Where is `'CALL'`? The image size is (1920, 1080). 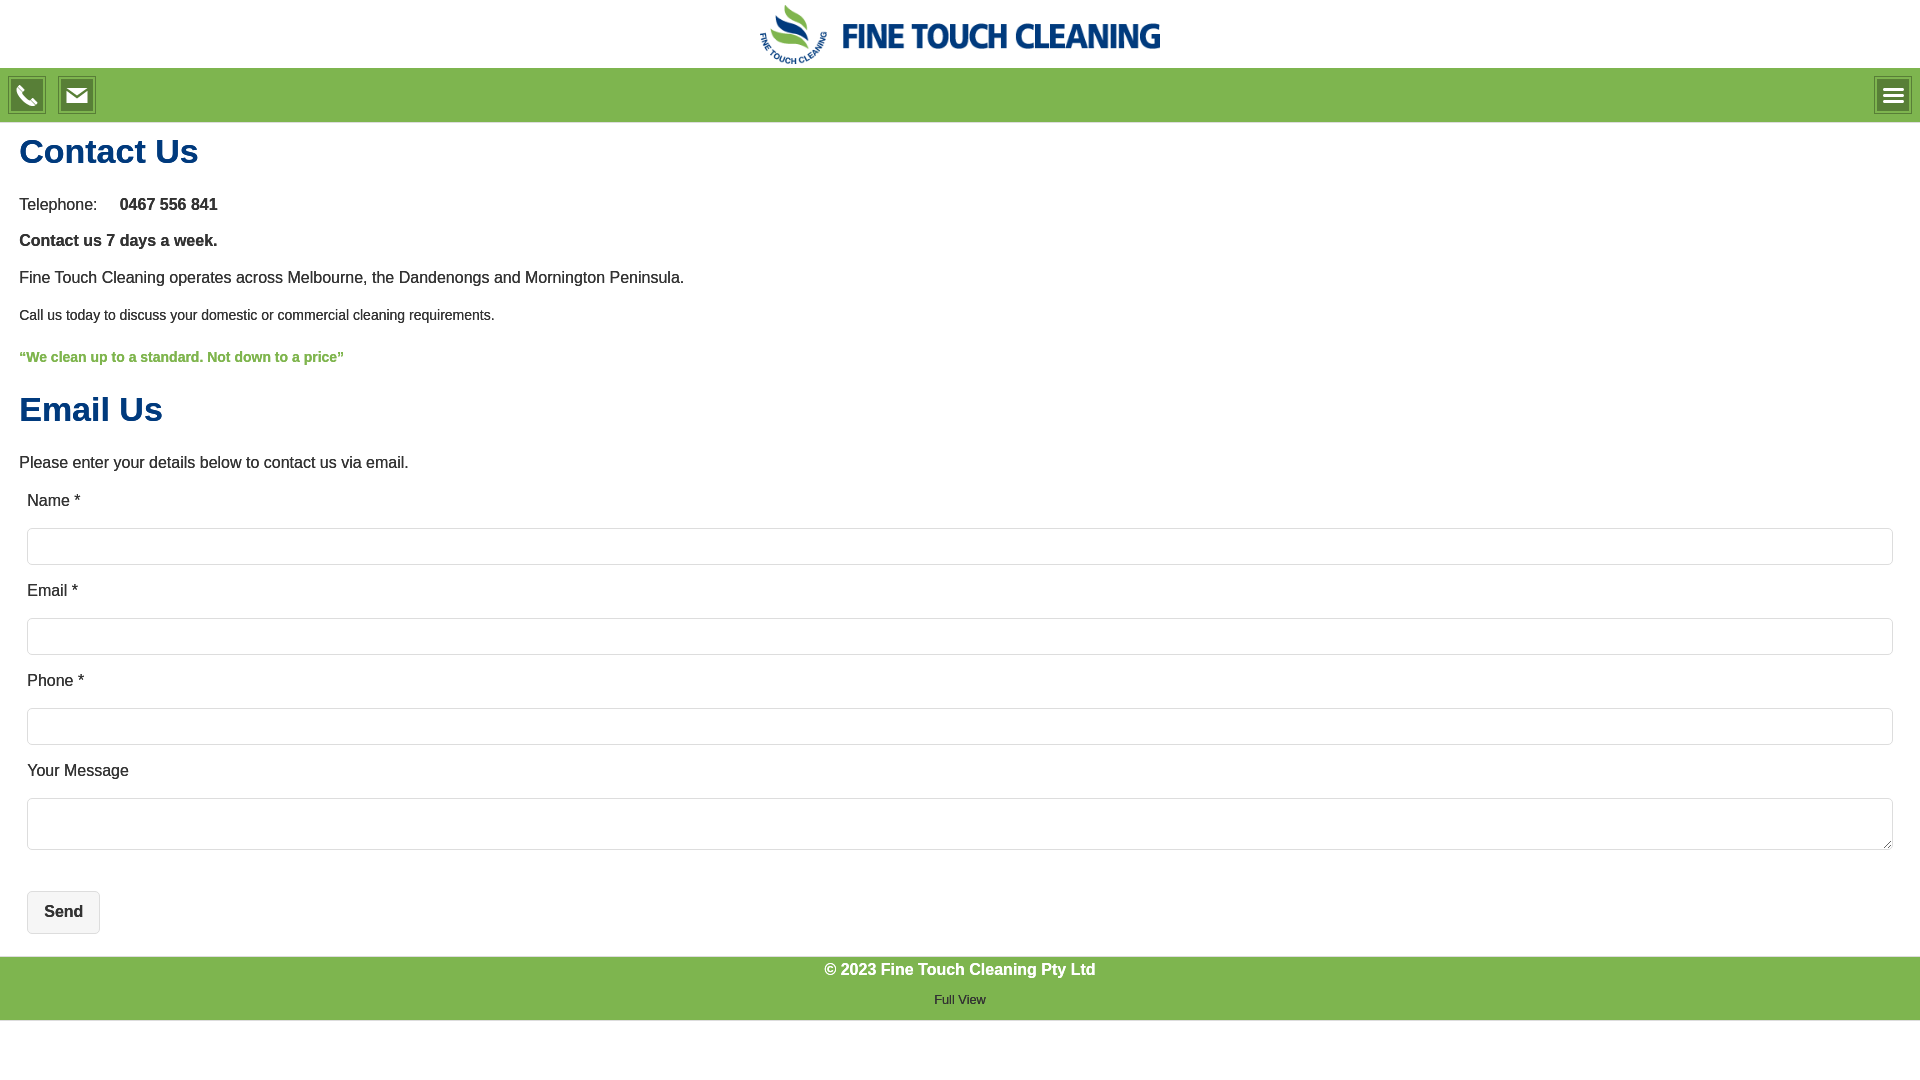
'CALL' is located at coordinates (8, 95).